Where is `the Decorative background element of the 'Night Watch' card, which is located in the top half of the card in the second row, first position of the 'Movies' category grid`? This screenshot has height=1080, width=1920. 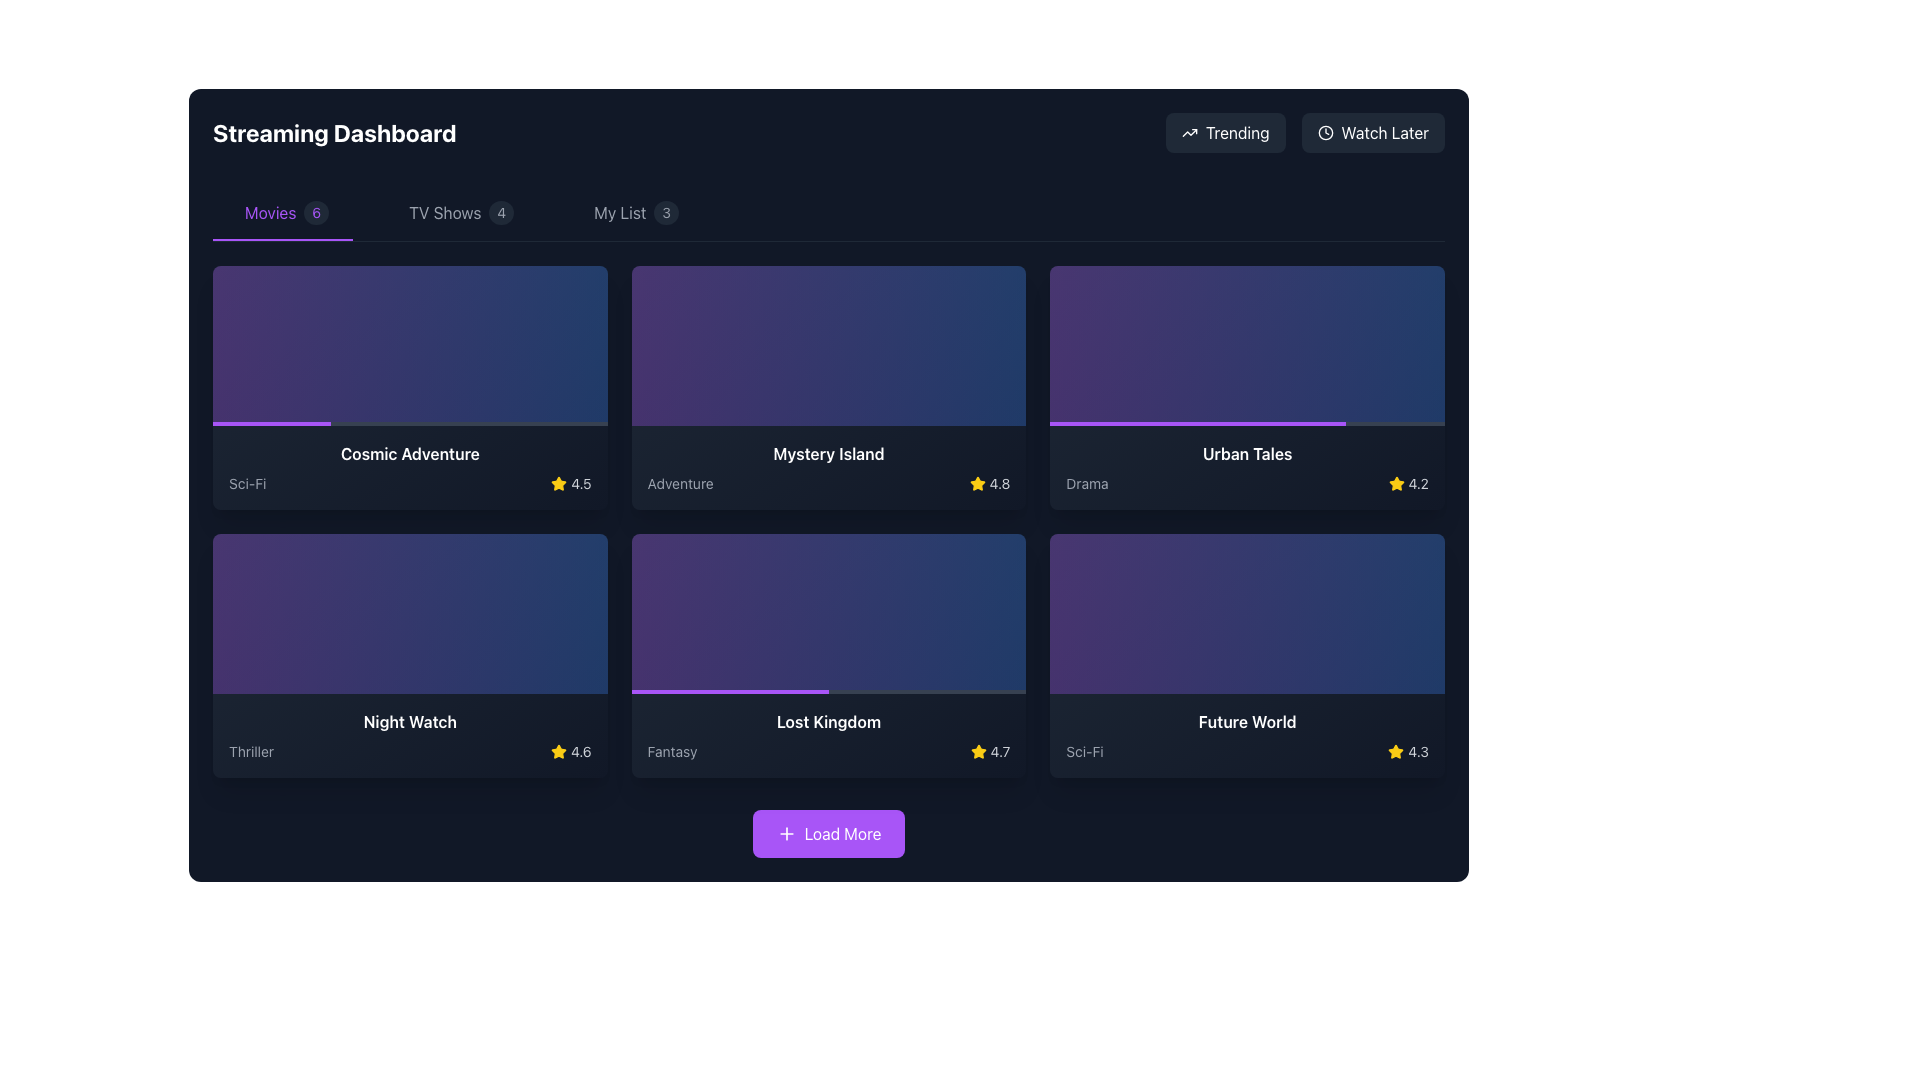
the Decorative background element of the 'Night Watch' card, which is located in the top half of the card in the second row, first position of the 'Movies' category grid is located at coordinates (409, 612).